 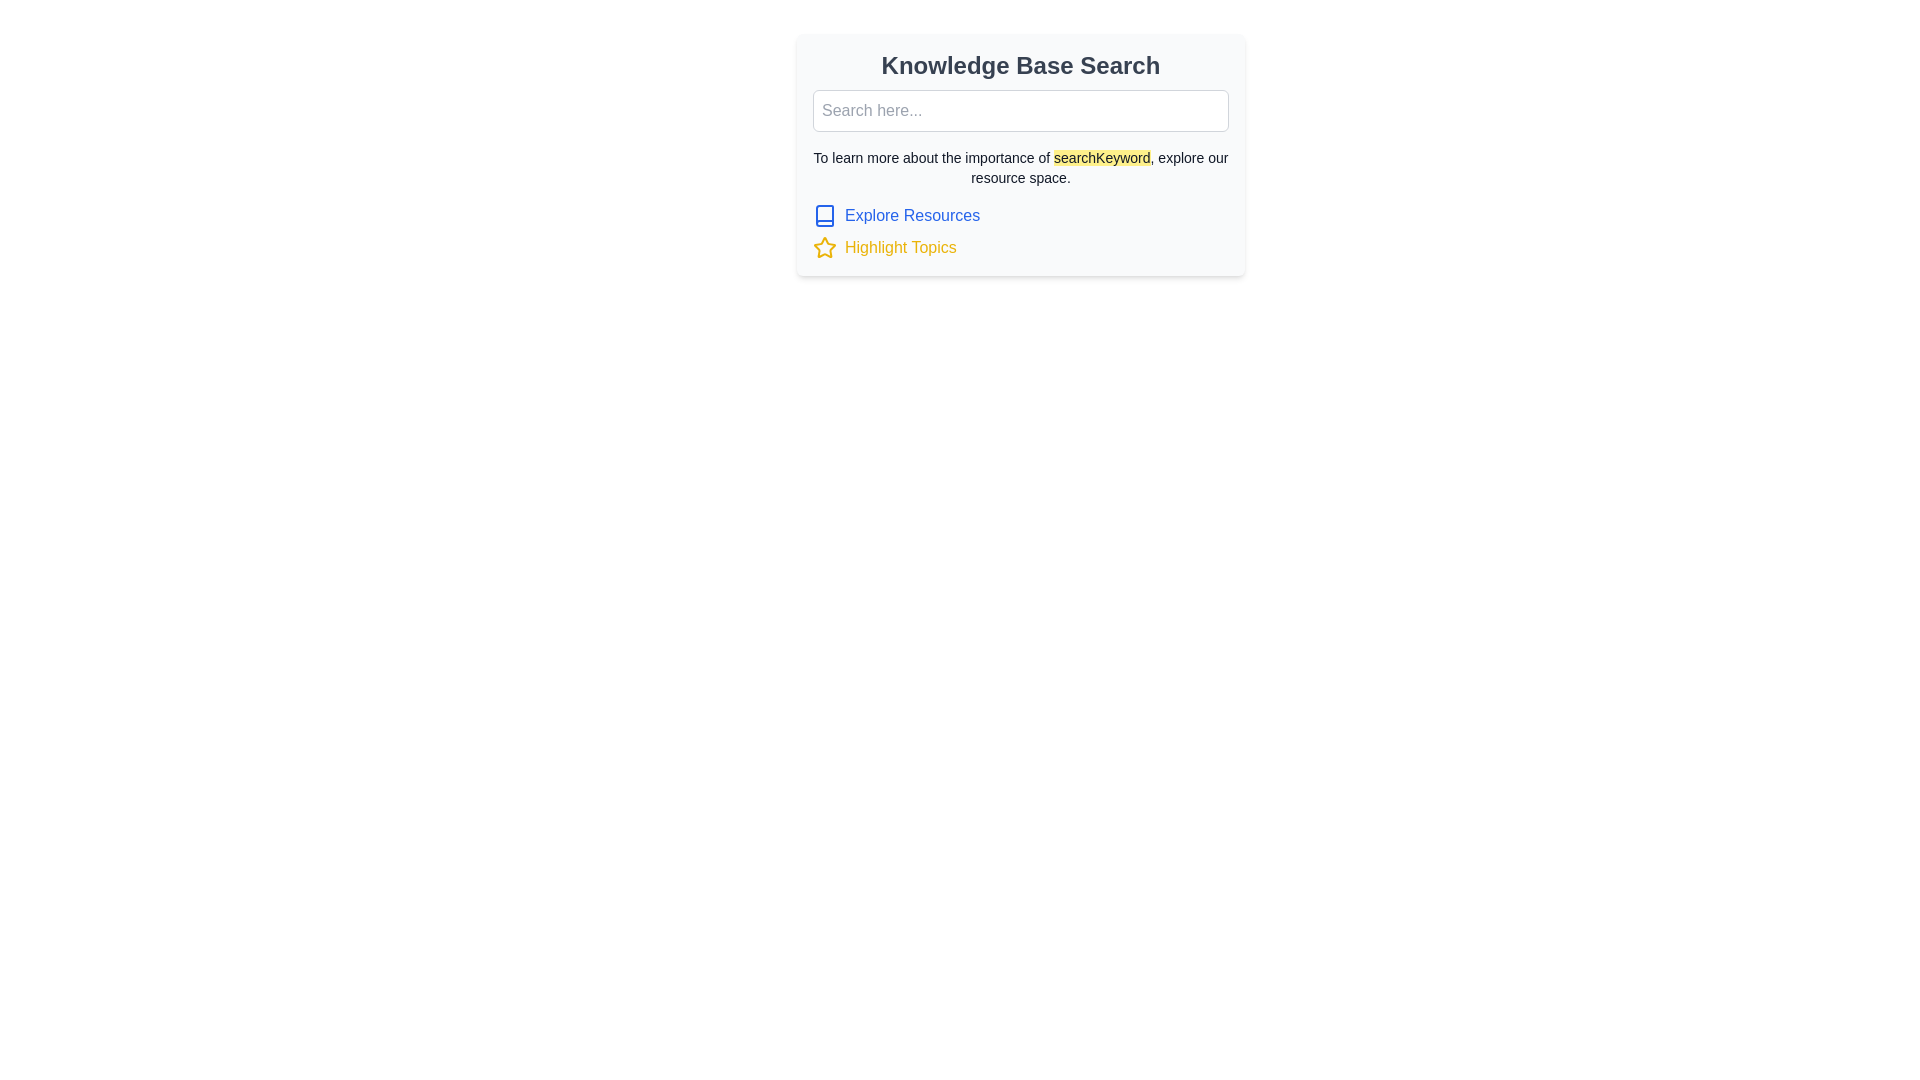 I want to click on the yellow star-shaped icon located to the left of the text 'Highlight Topics', which is styled with bright yellow color and has round-tipped strokes, so click(x=825, y=246).